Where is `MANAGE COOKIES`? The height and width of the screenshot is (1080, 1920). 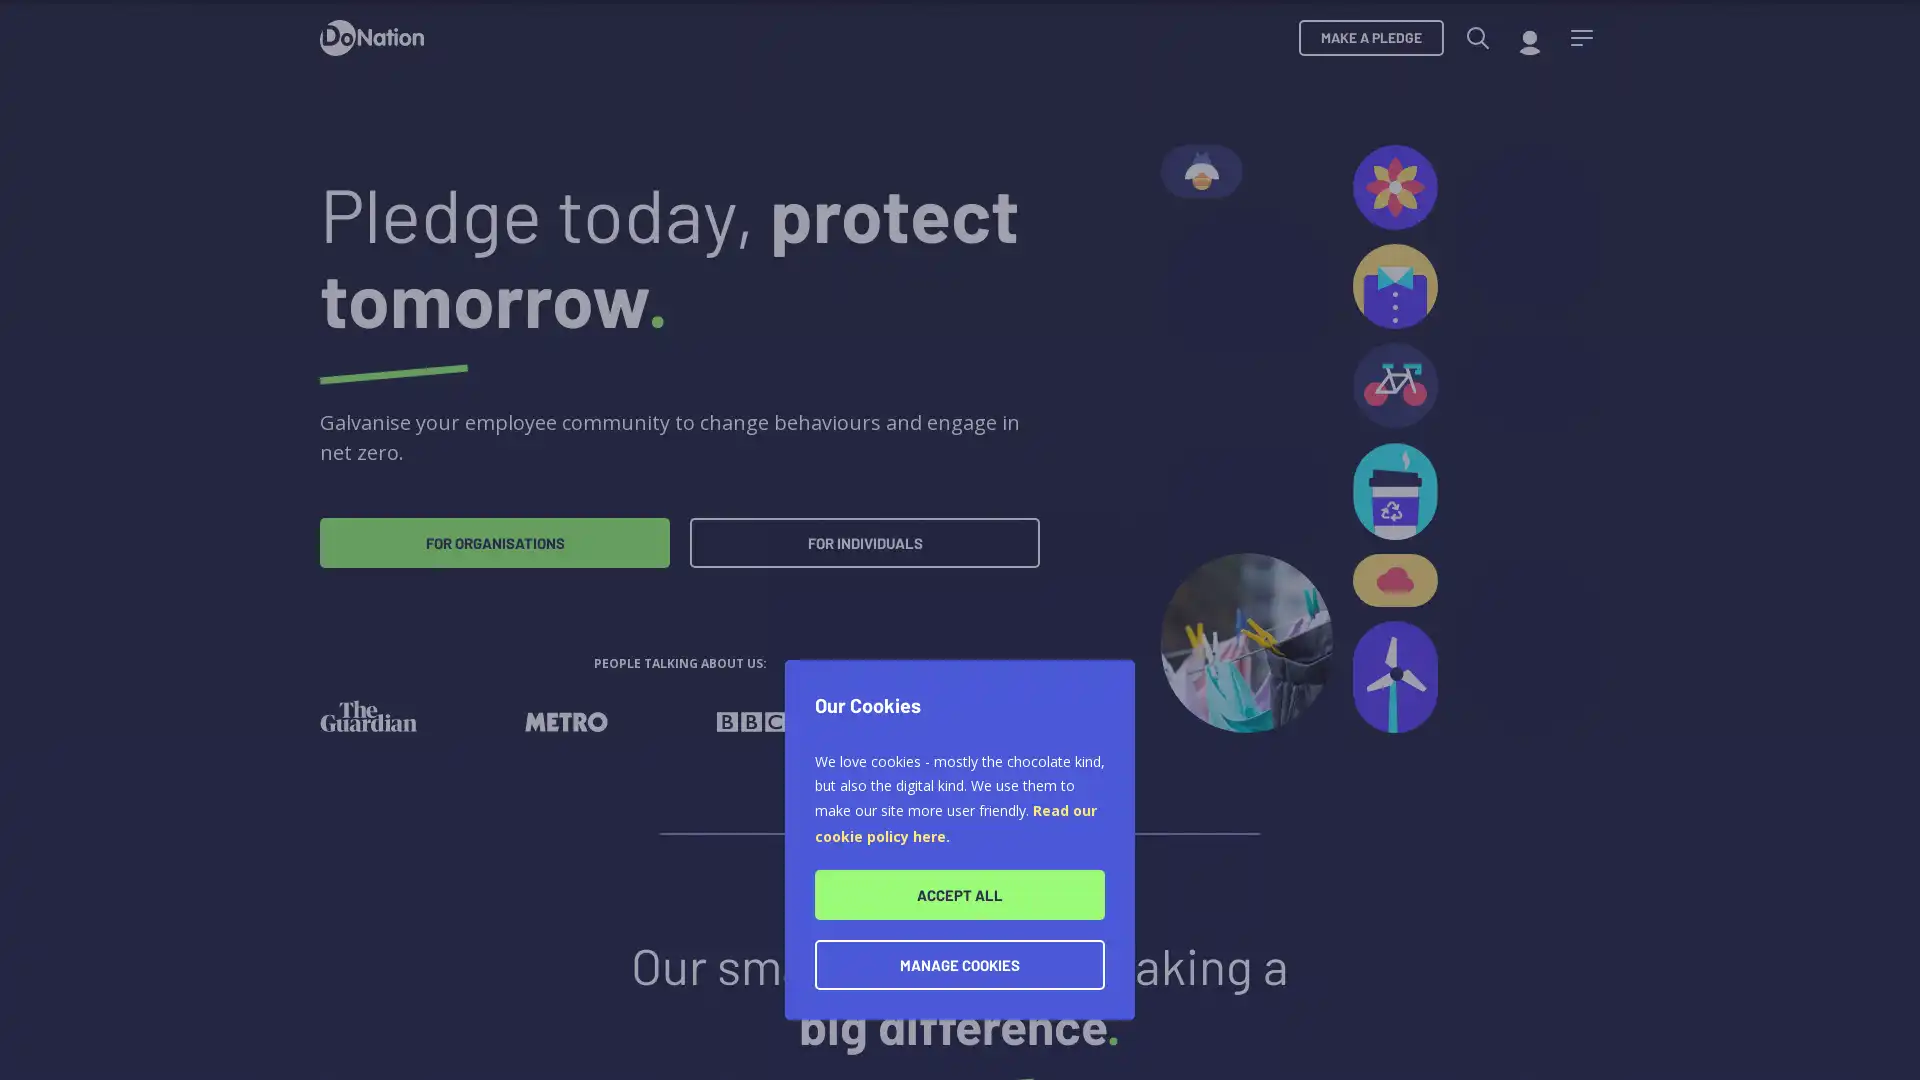 MANAGE COOKIES is located at coordinates (960, 963).